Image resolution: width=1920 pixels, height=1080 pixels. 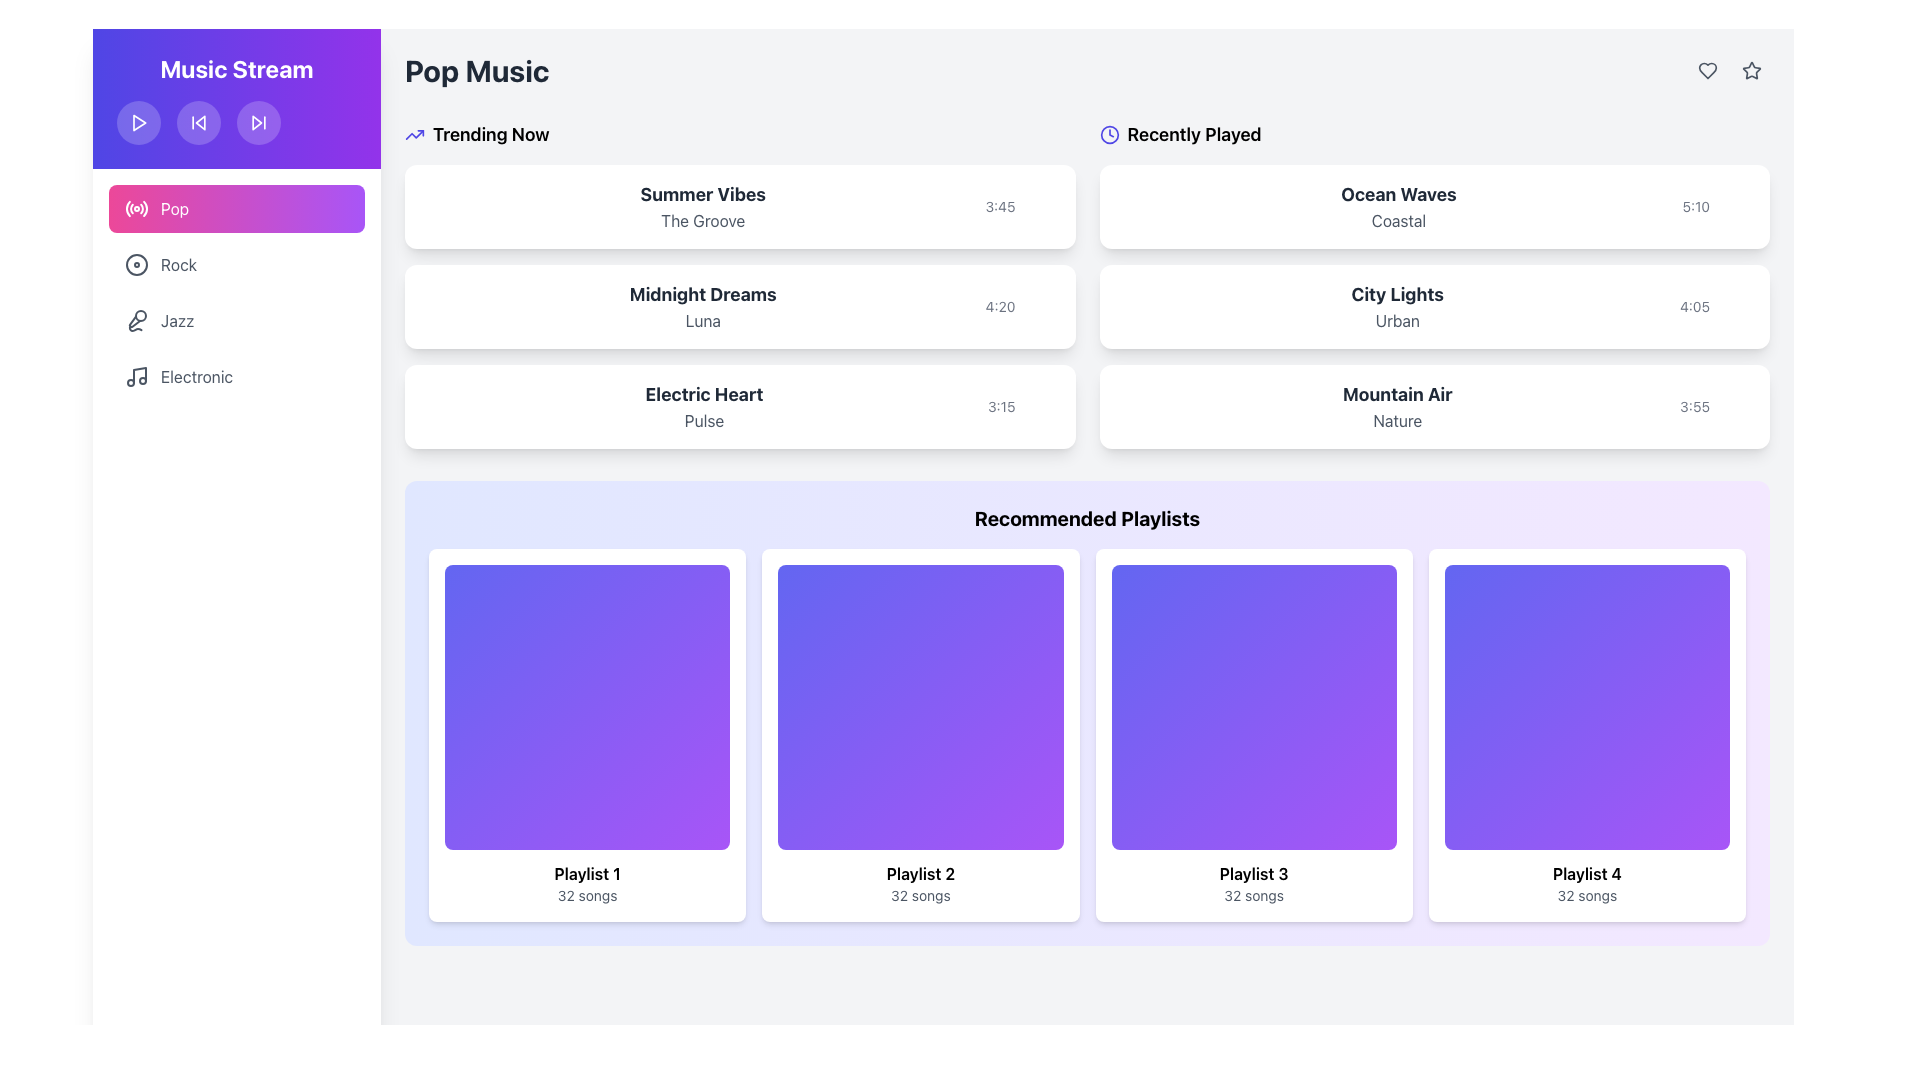 What do you see at coordinates (739, 307) in the screenshot?
I see `the clickable list item representing the music track 'Midnight Dreams' by 'Luna' in the 'Trending Now' section` at bounding box center [739, 307].